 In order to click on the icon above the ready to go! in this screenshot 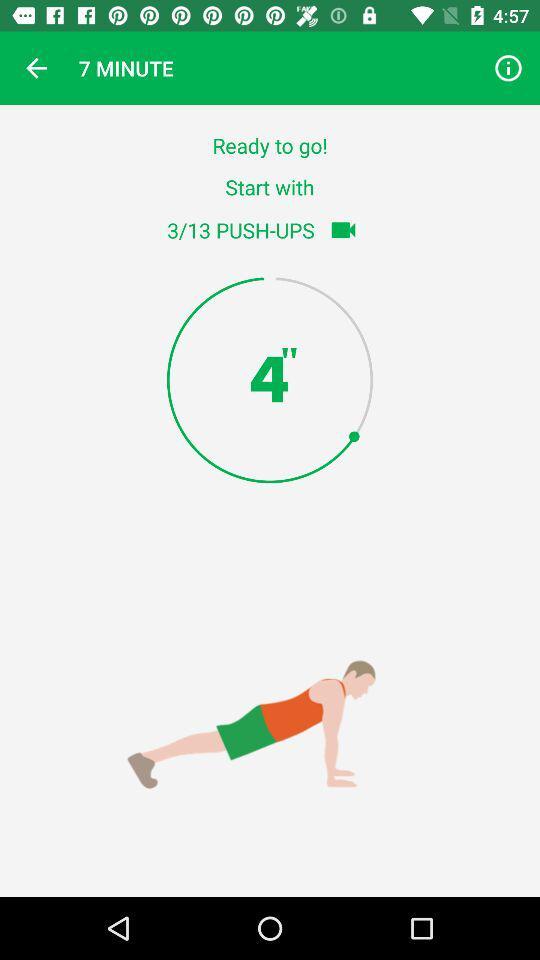, I will do `click(508, 68)`.